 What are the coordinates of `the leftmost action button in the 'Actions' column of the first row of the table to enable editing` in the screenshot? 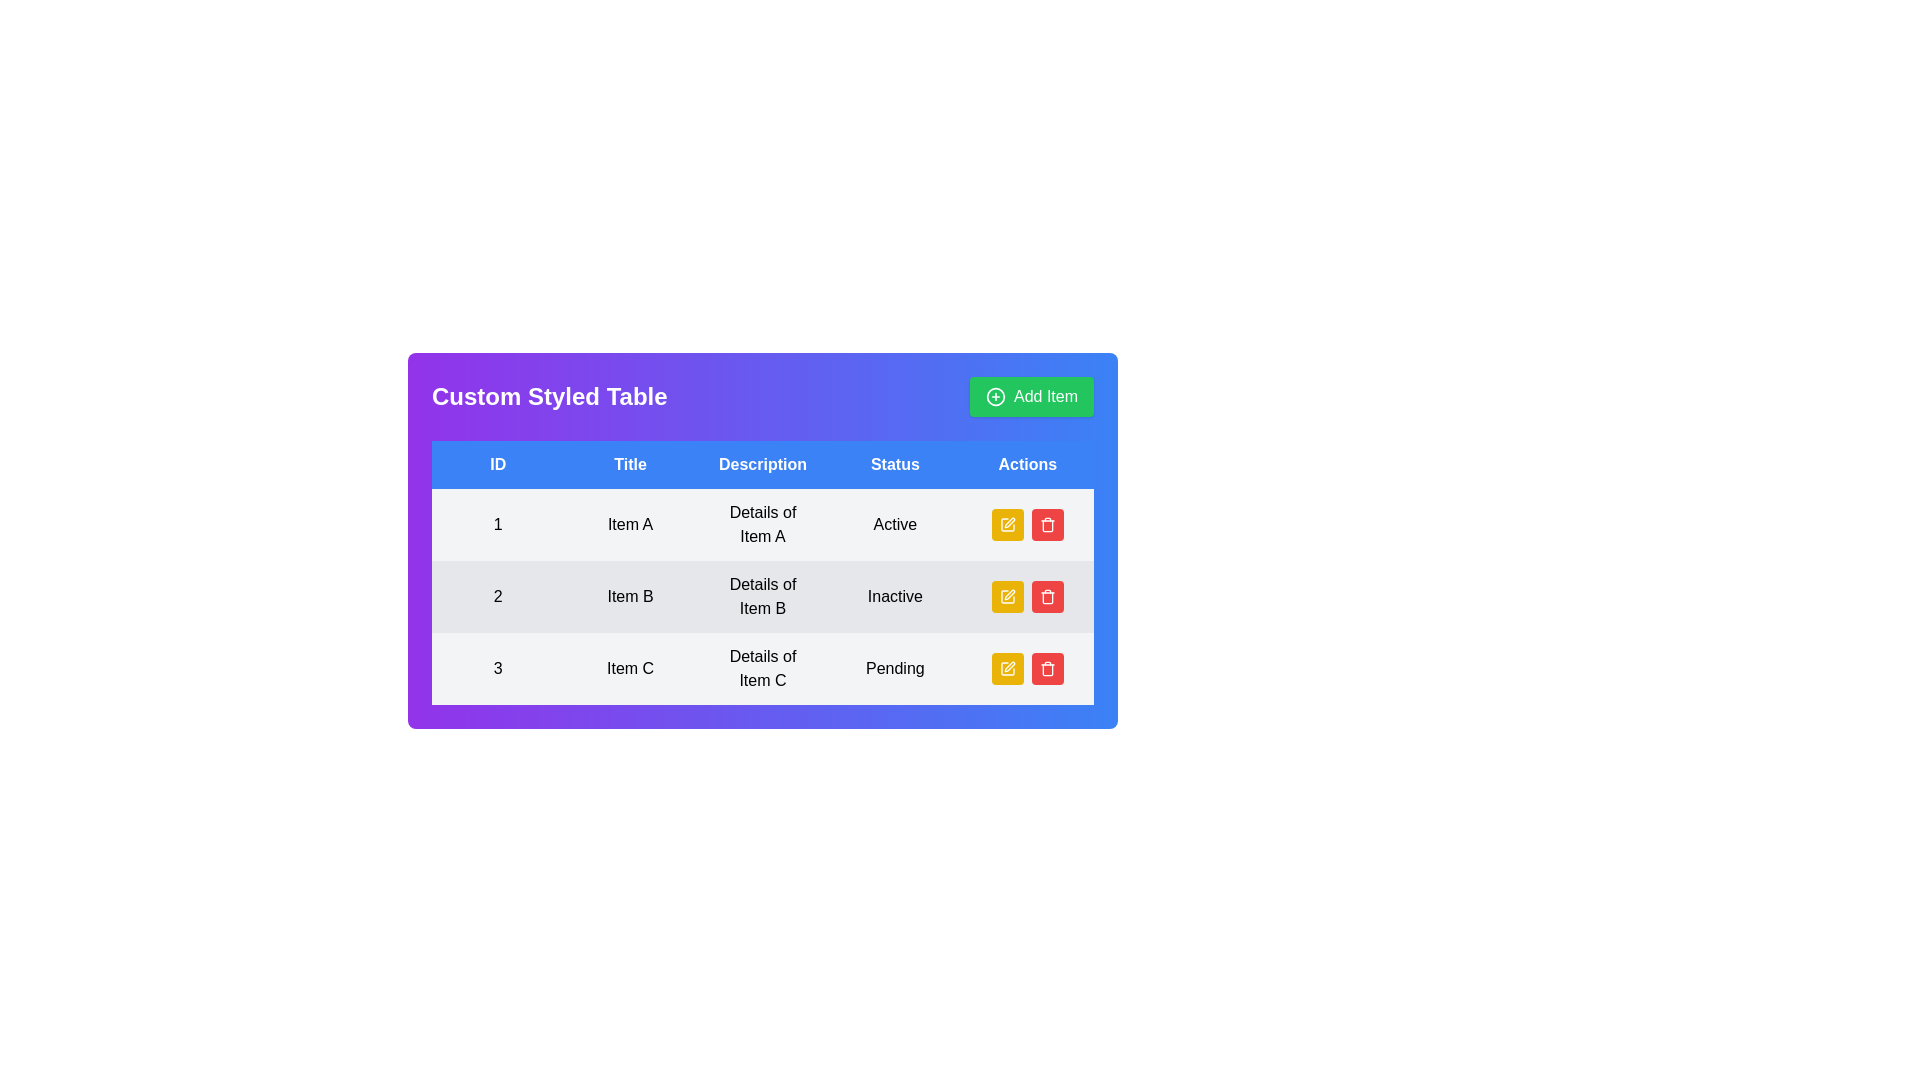 It's located at (1007, 523).